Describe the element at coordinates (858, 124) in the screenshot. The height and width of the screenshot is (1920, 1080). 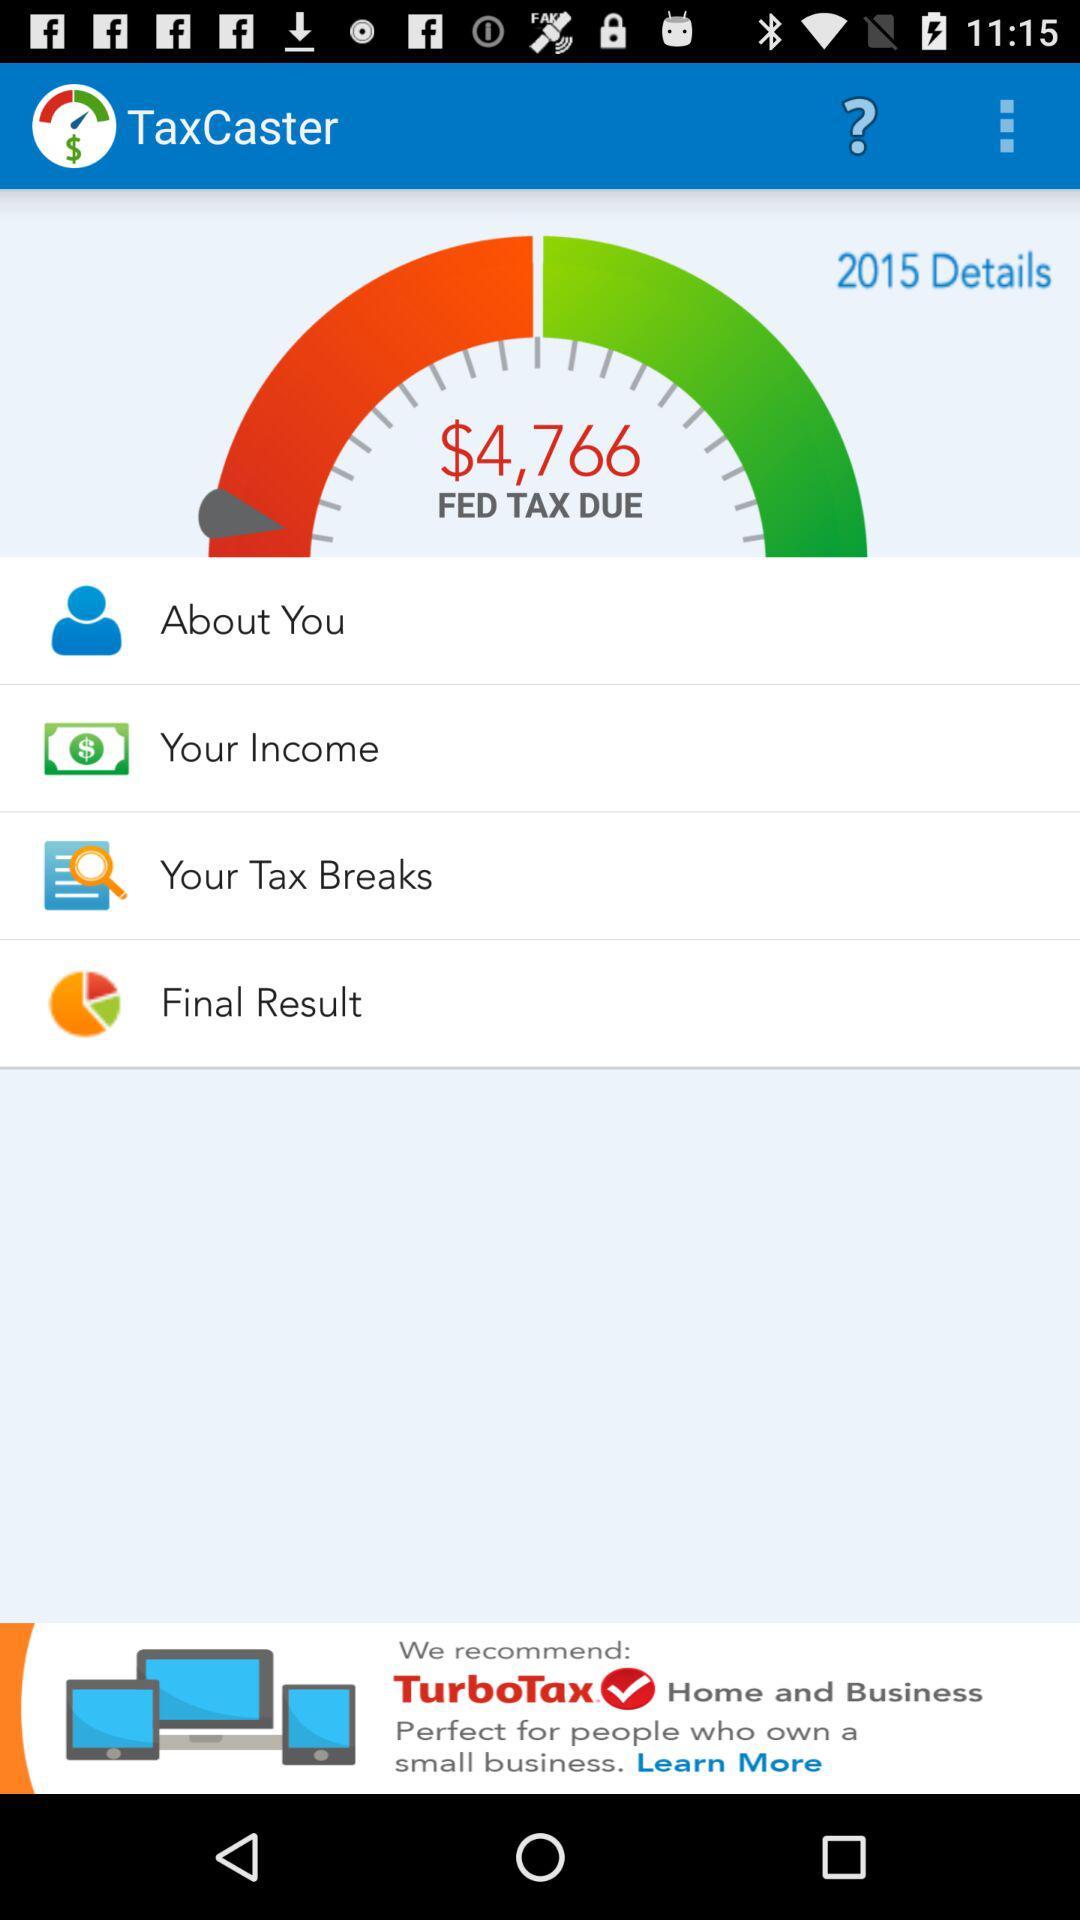
I see `app next to taxcaster` at that location.